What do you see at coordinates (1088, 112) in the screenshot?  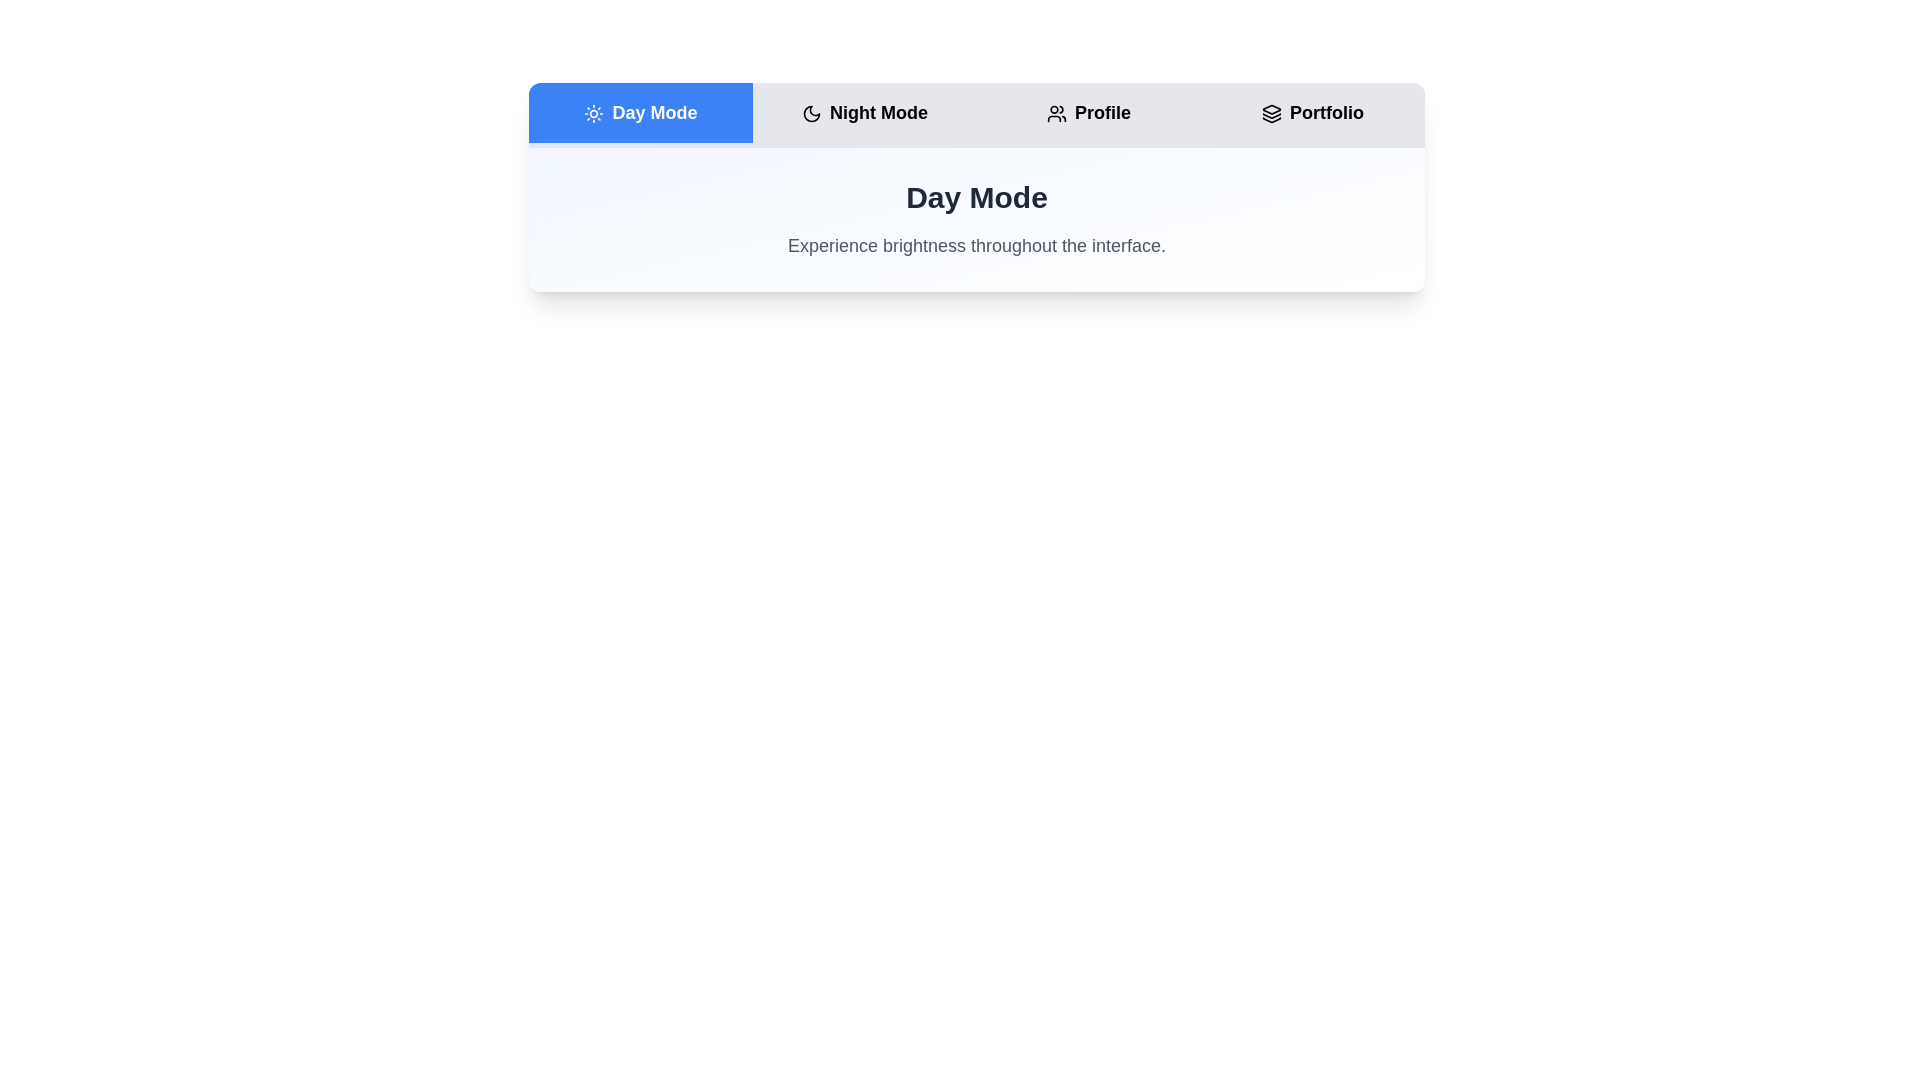 I see `the tab labeled Profile to observe its hover effect` at bounding box center [1088, 112].